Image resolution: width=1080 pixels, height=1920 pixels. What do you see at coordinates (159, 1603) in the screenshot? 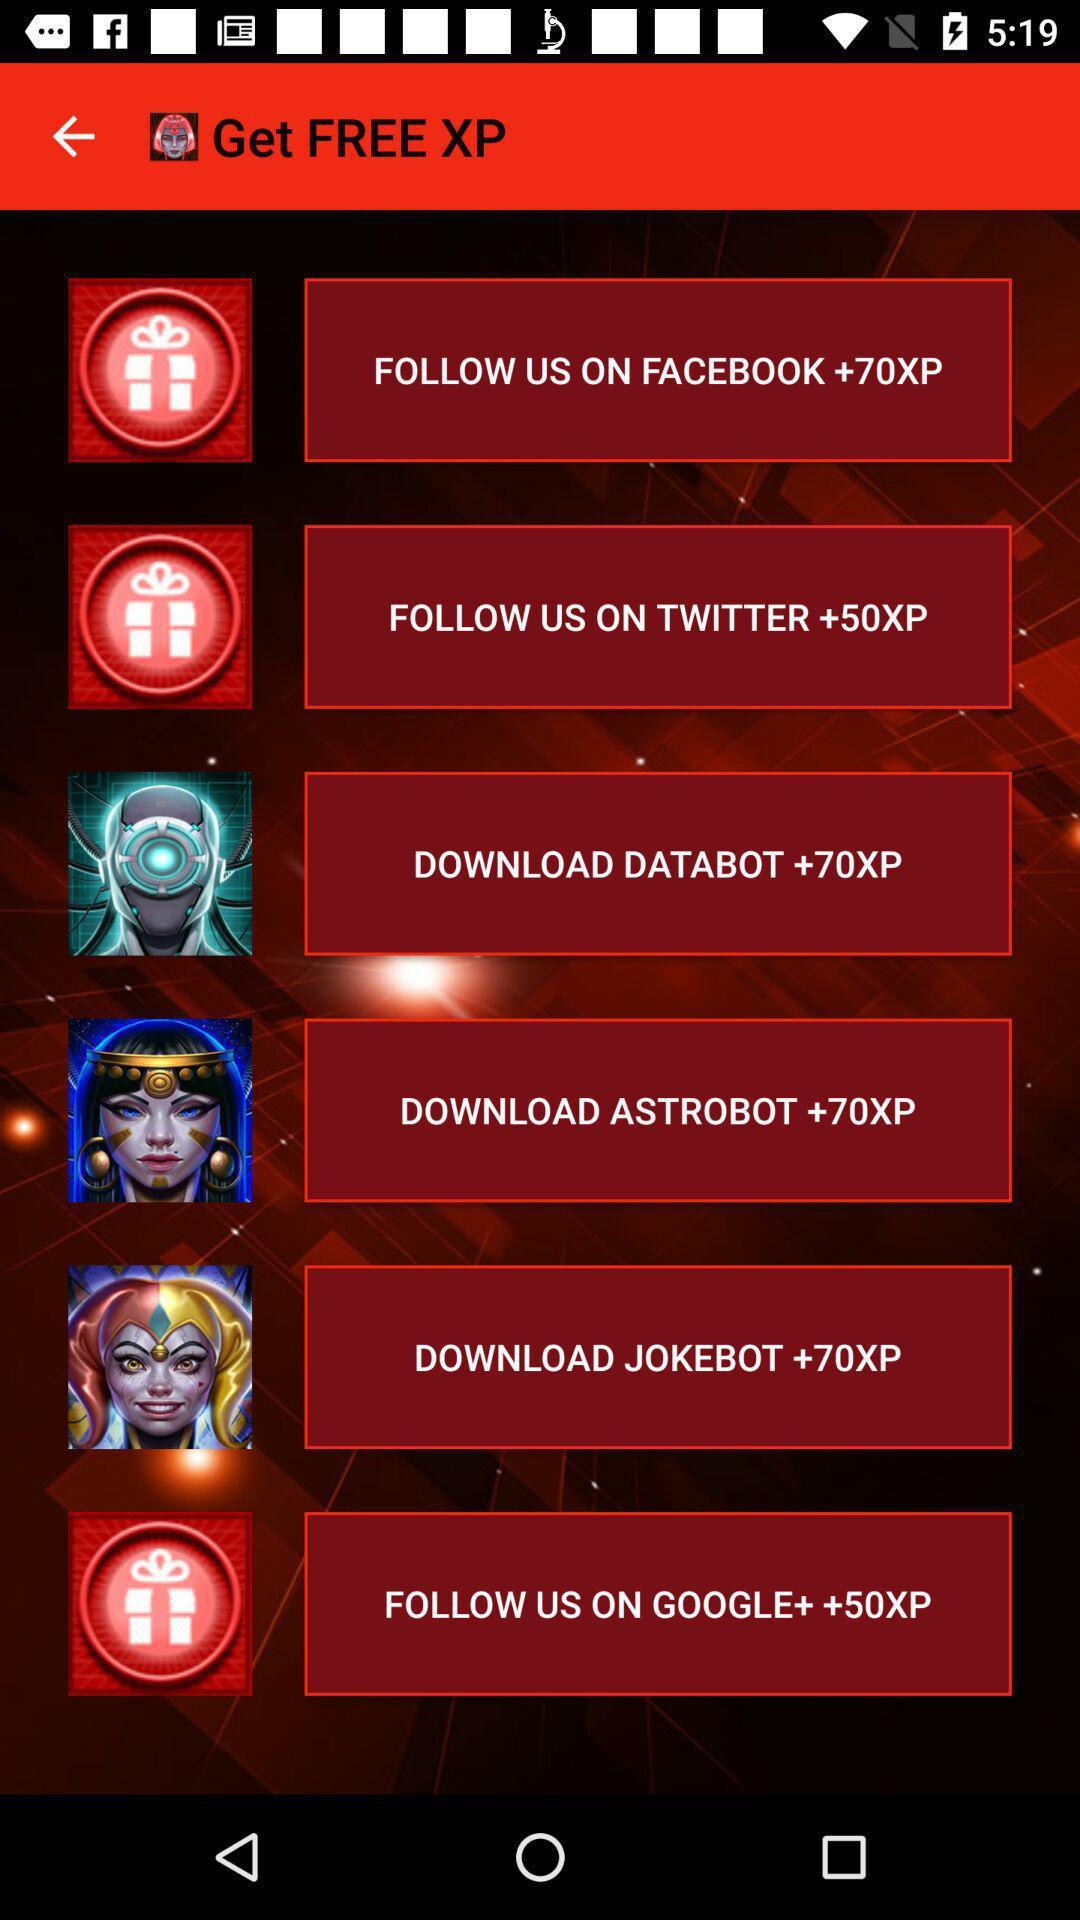
I see `follow us button` at bounding box center [159, 1603].